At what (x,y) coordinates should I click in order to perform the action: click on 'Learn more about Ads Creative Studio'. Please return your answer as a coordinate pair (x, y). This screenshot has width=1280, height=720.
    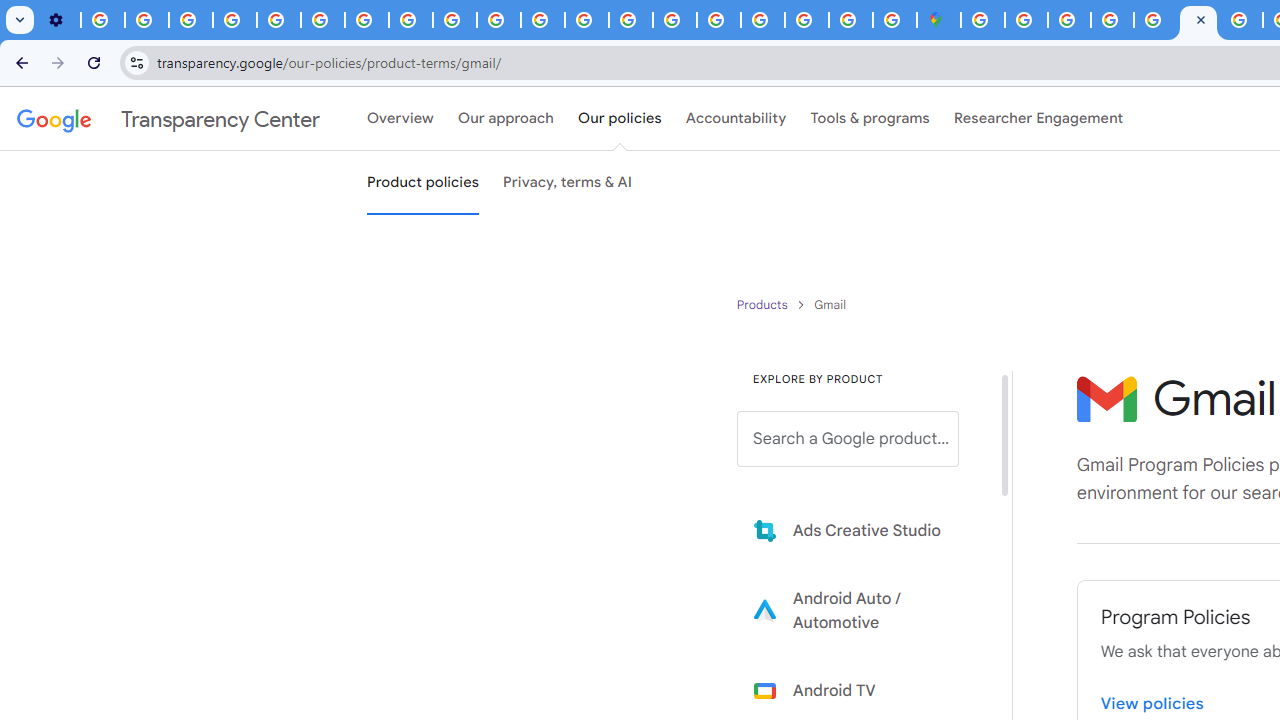
    Looking at the image, I should click on (862, 530).